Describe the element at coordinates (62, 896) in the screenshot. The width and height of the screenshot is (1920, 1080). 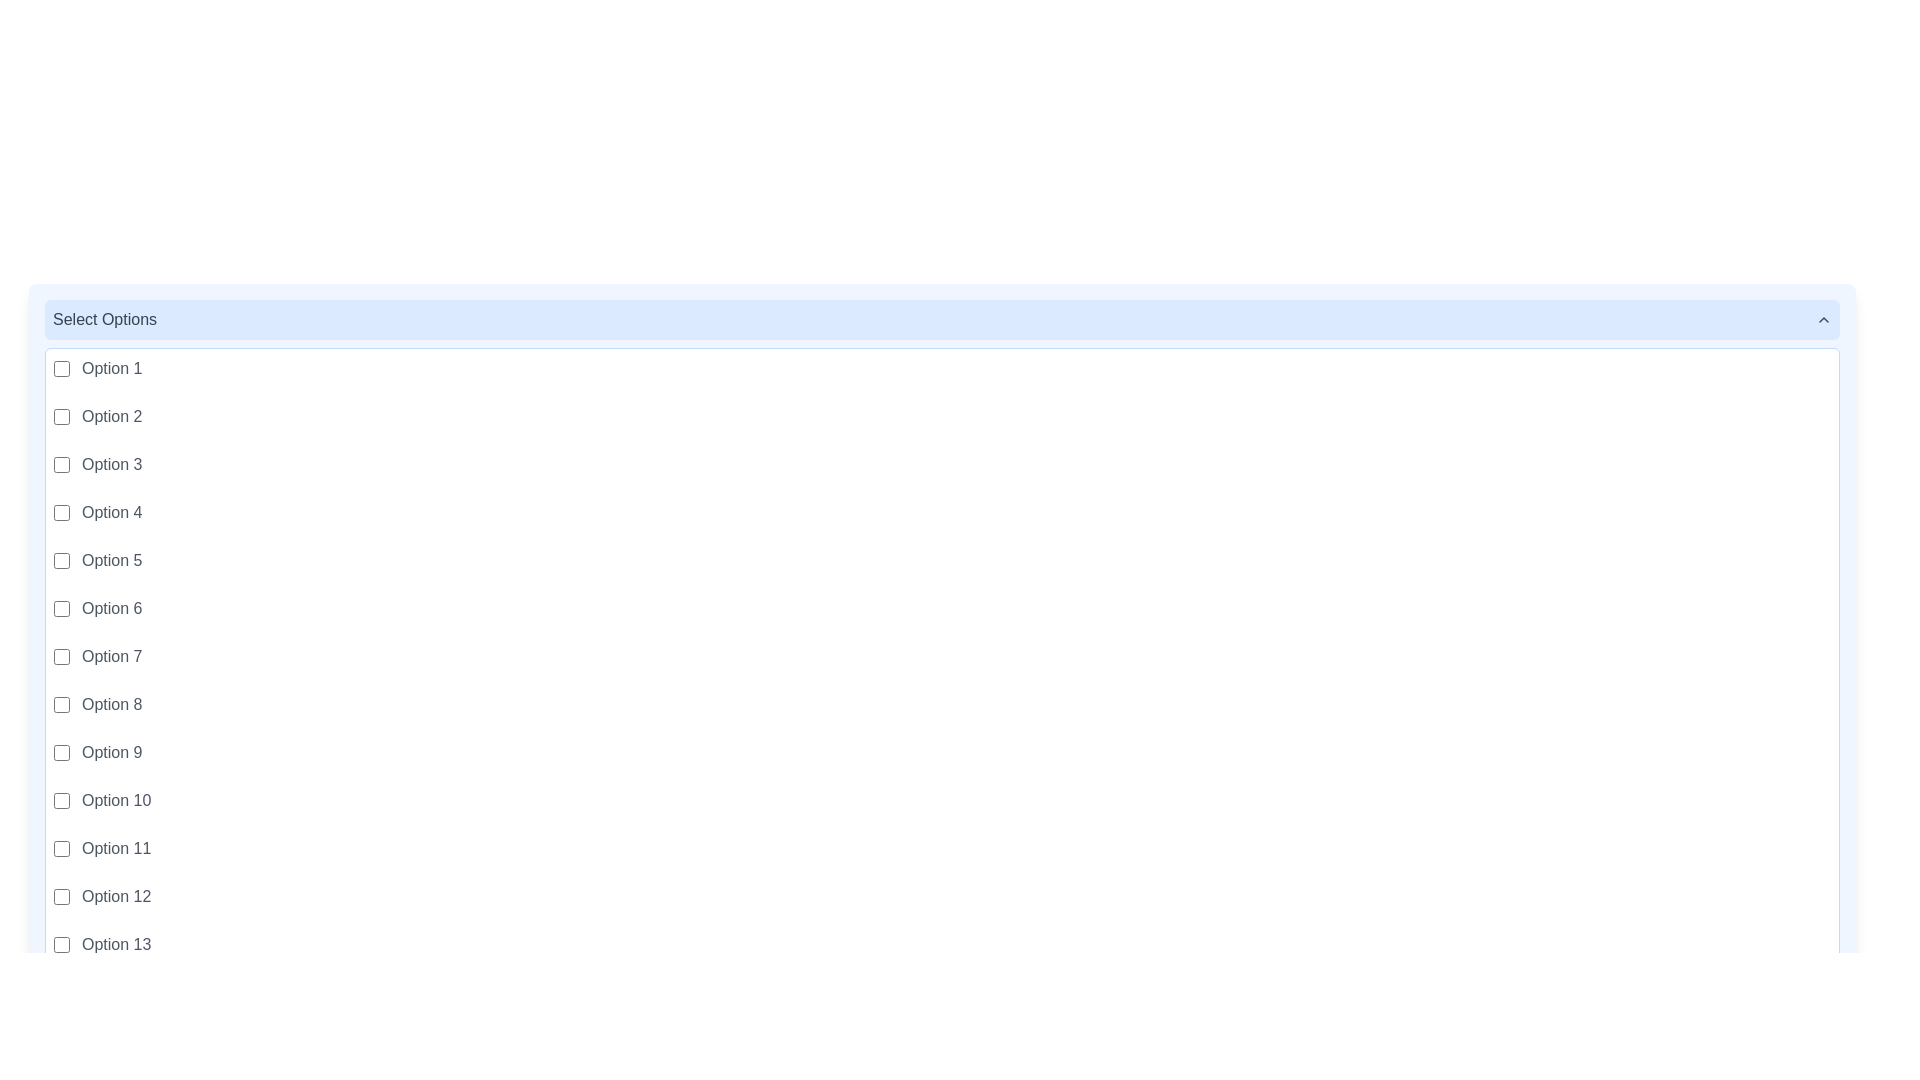
I see `the checkbox labeled 'Option 12'` at that location.